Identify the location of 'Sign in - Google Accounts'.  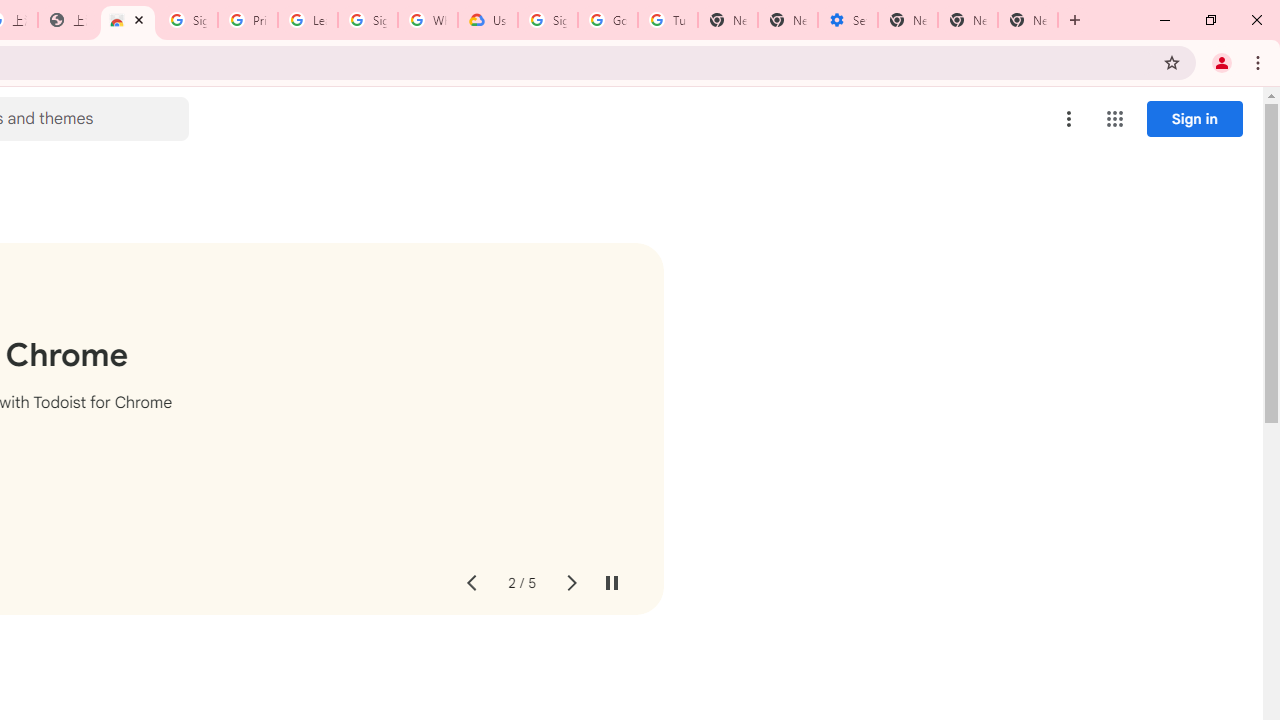
(187, 20).